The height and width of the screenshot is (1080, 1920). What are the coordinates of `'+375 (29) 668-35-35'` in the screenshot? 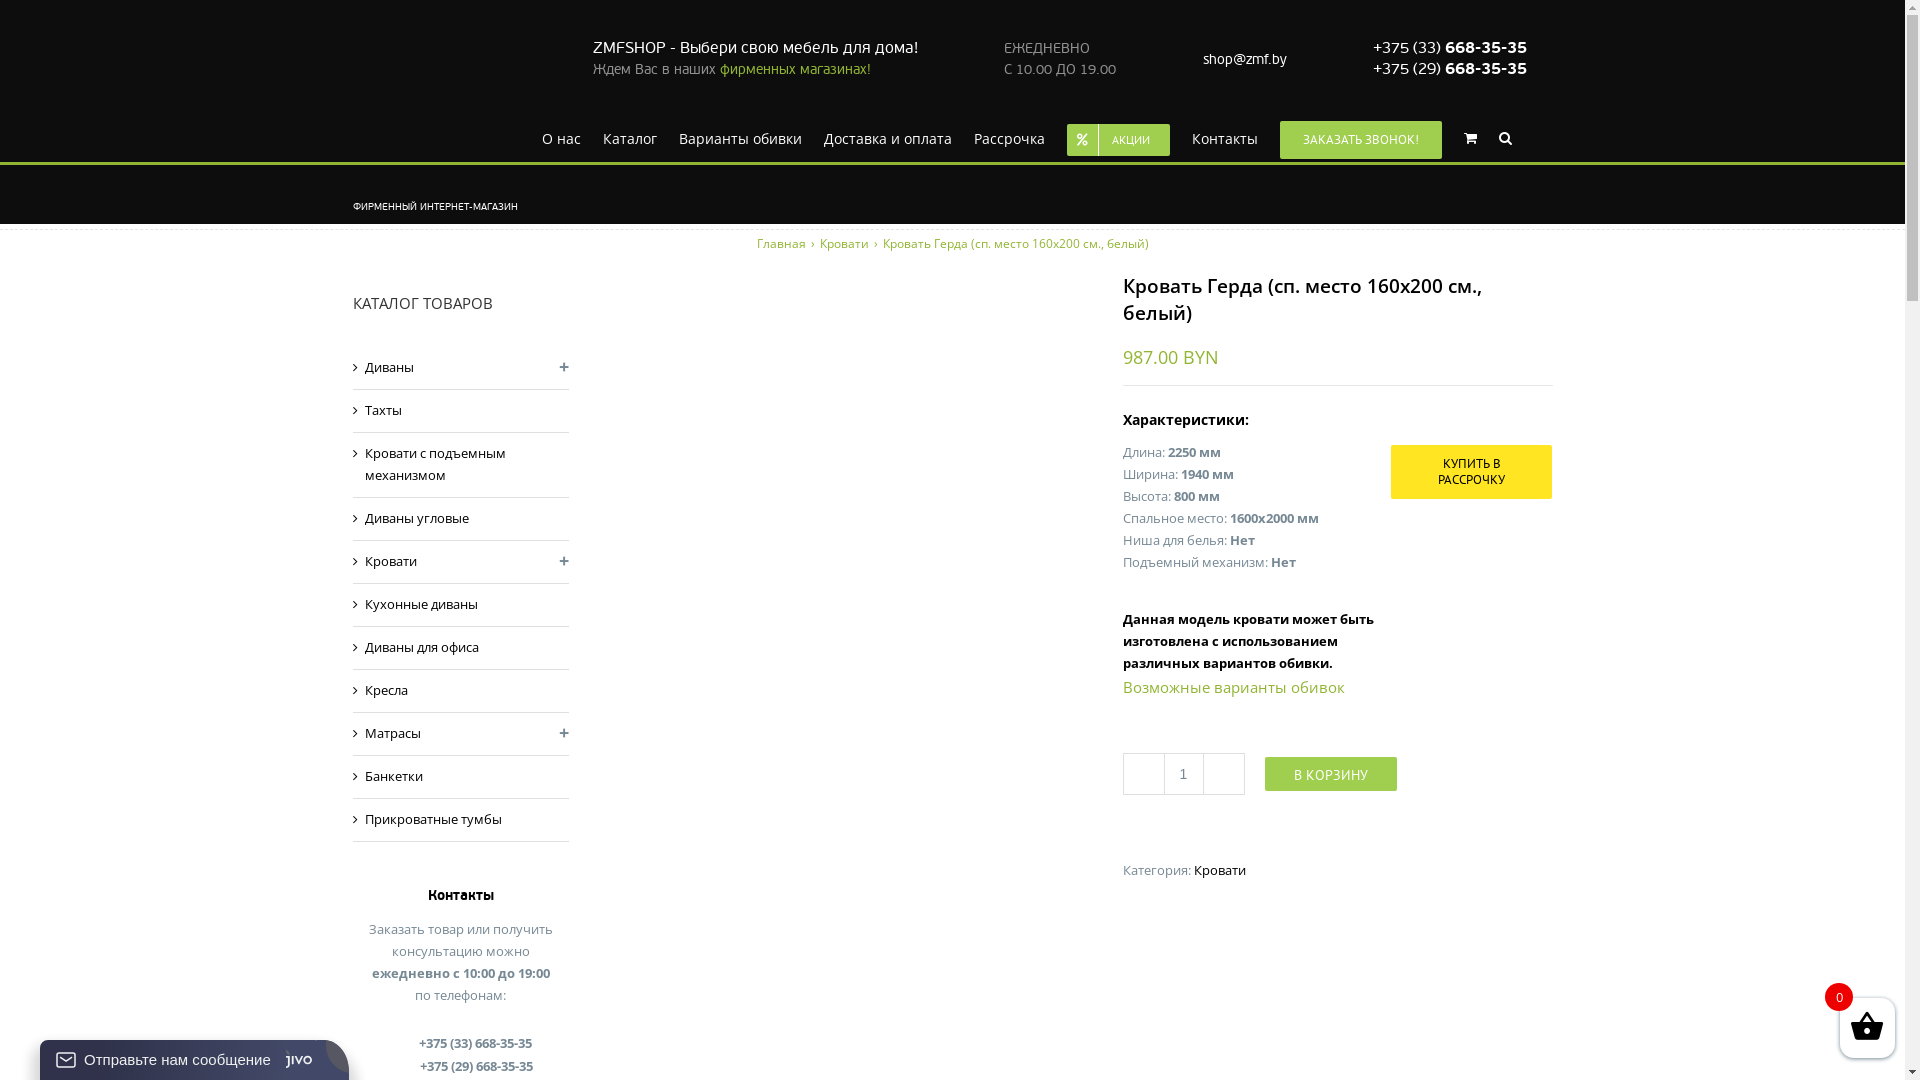 It's located at (1449, 68).